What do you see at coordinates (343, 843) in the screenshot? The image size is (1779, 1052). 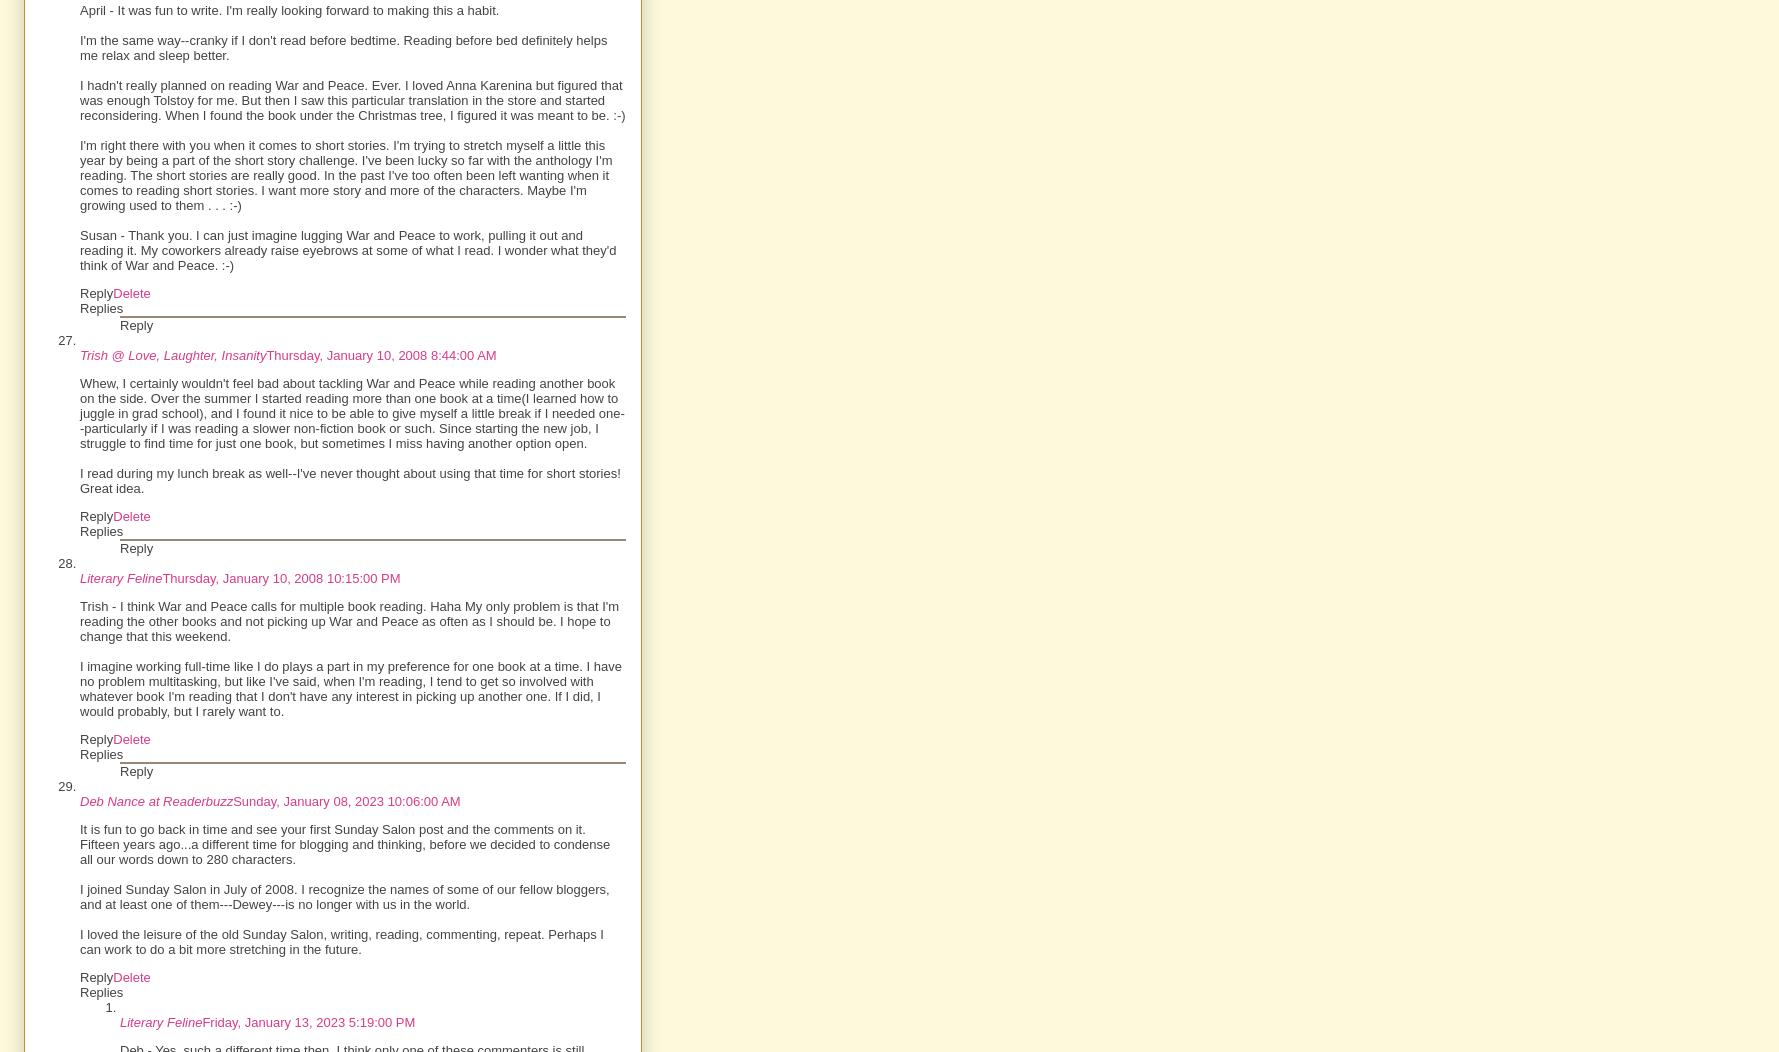 I see `'It is fun to go back in time and see your first Sunday Salon post and the comments on it. Fifteen years ago...a different time for blogging and thinking, before we decided to condense all our words down to 280 characters.'` at bounding box center [343, 843].